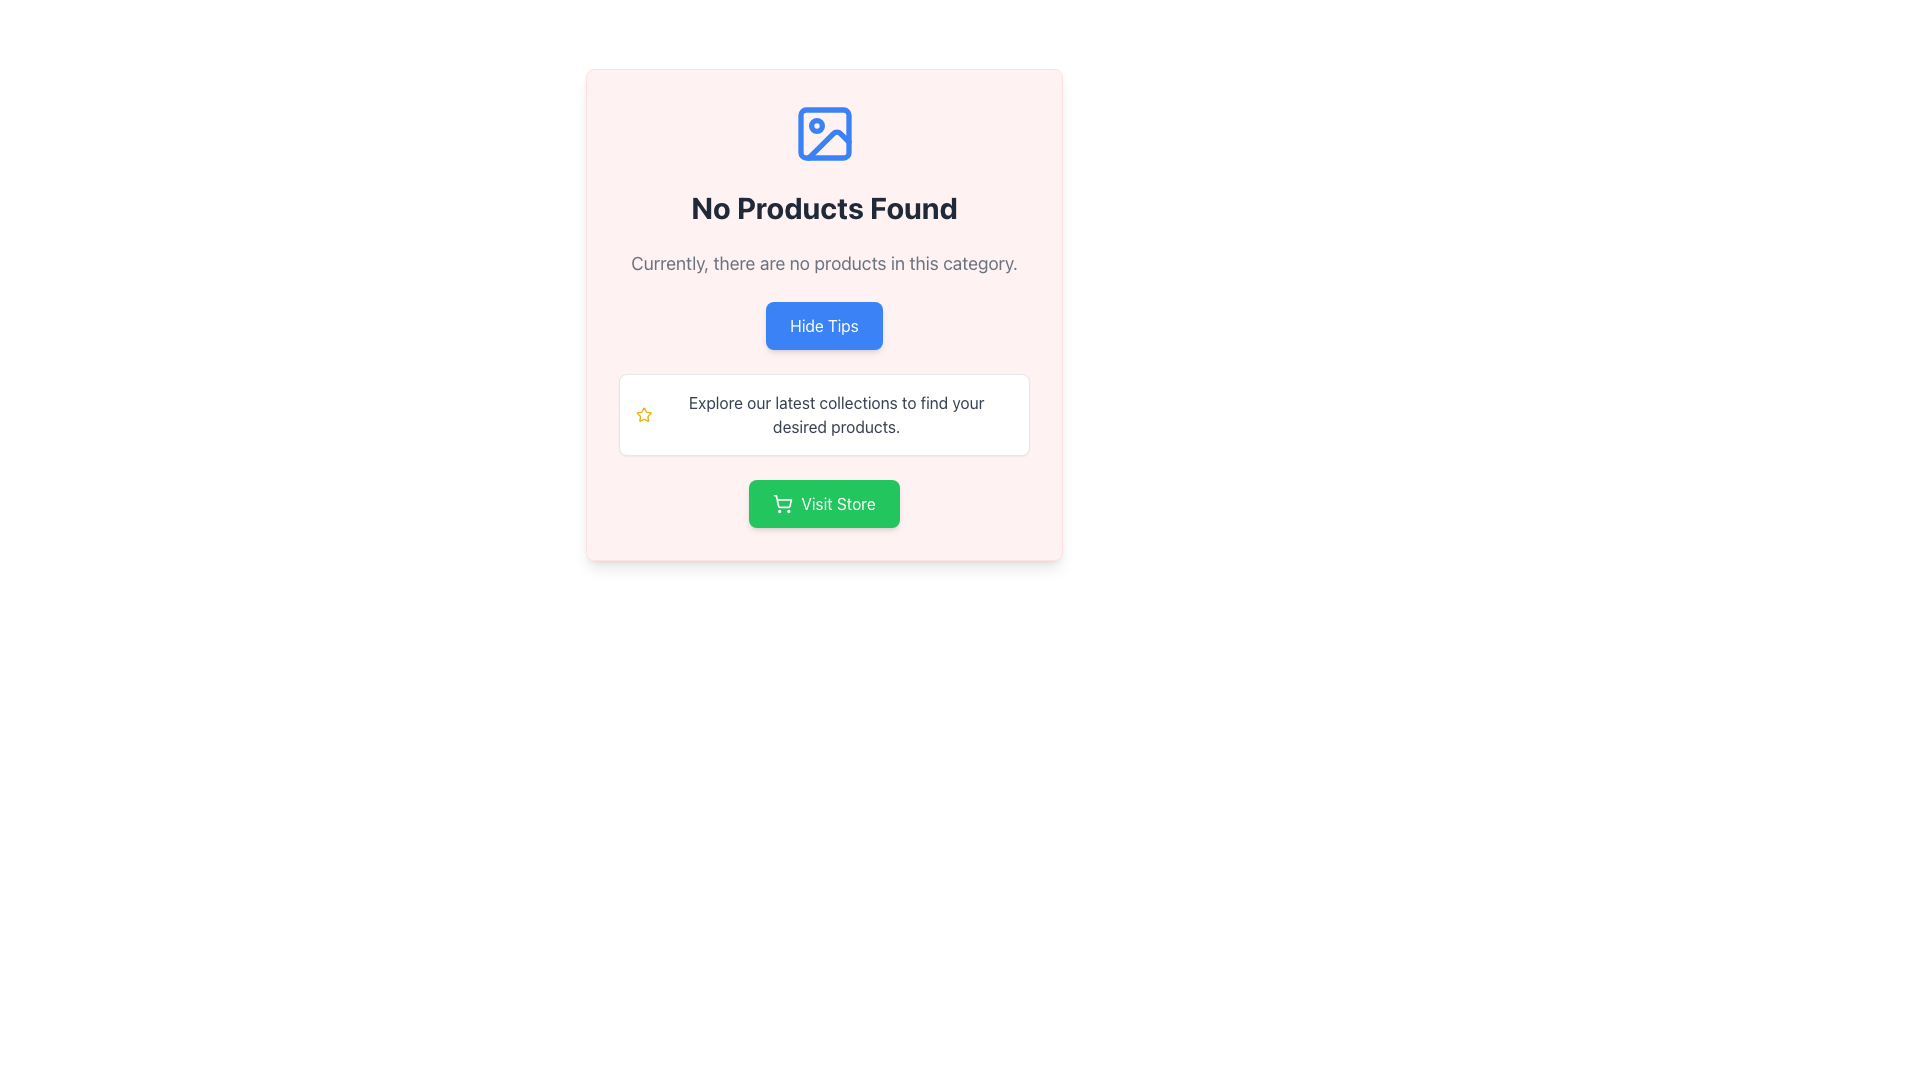 This screenshot has width=1920, height=1080. Describe the element at coordinates (644, 413) in the screenshot. I see `the star graphical element that represents a rating system or favorite marker` at that location.